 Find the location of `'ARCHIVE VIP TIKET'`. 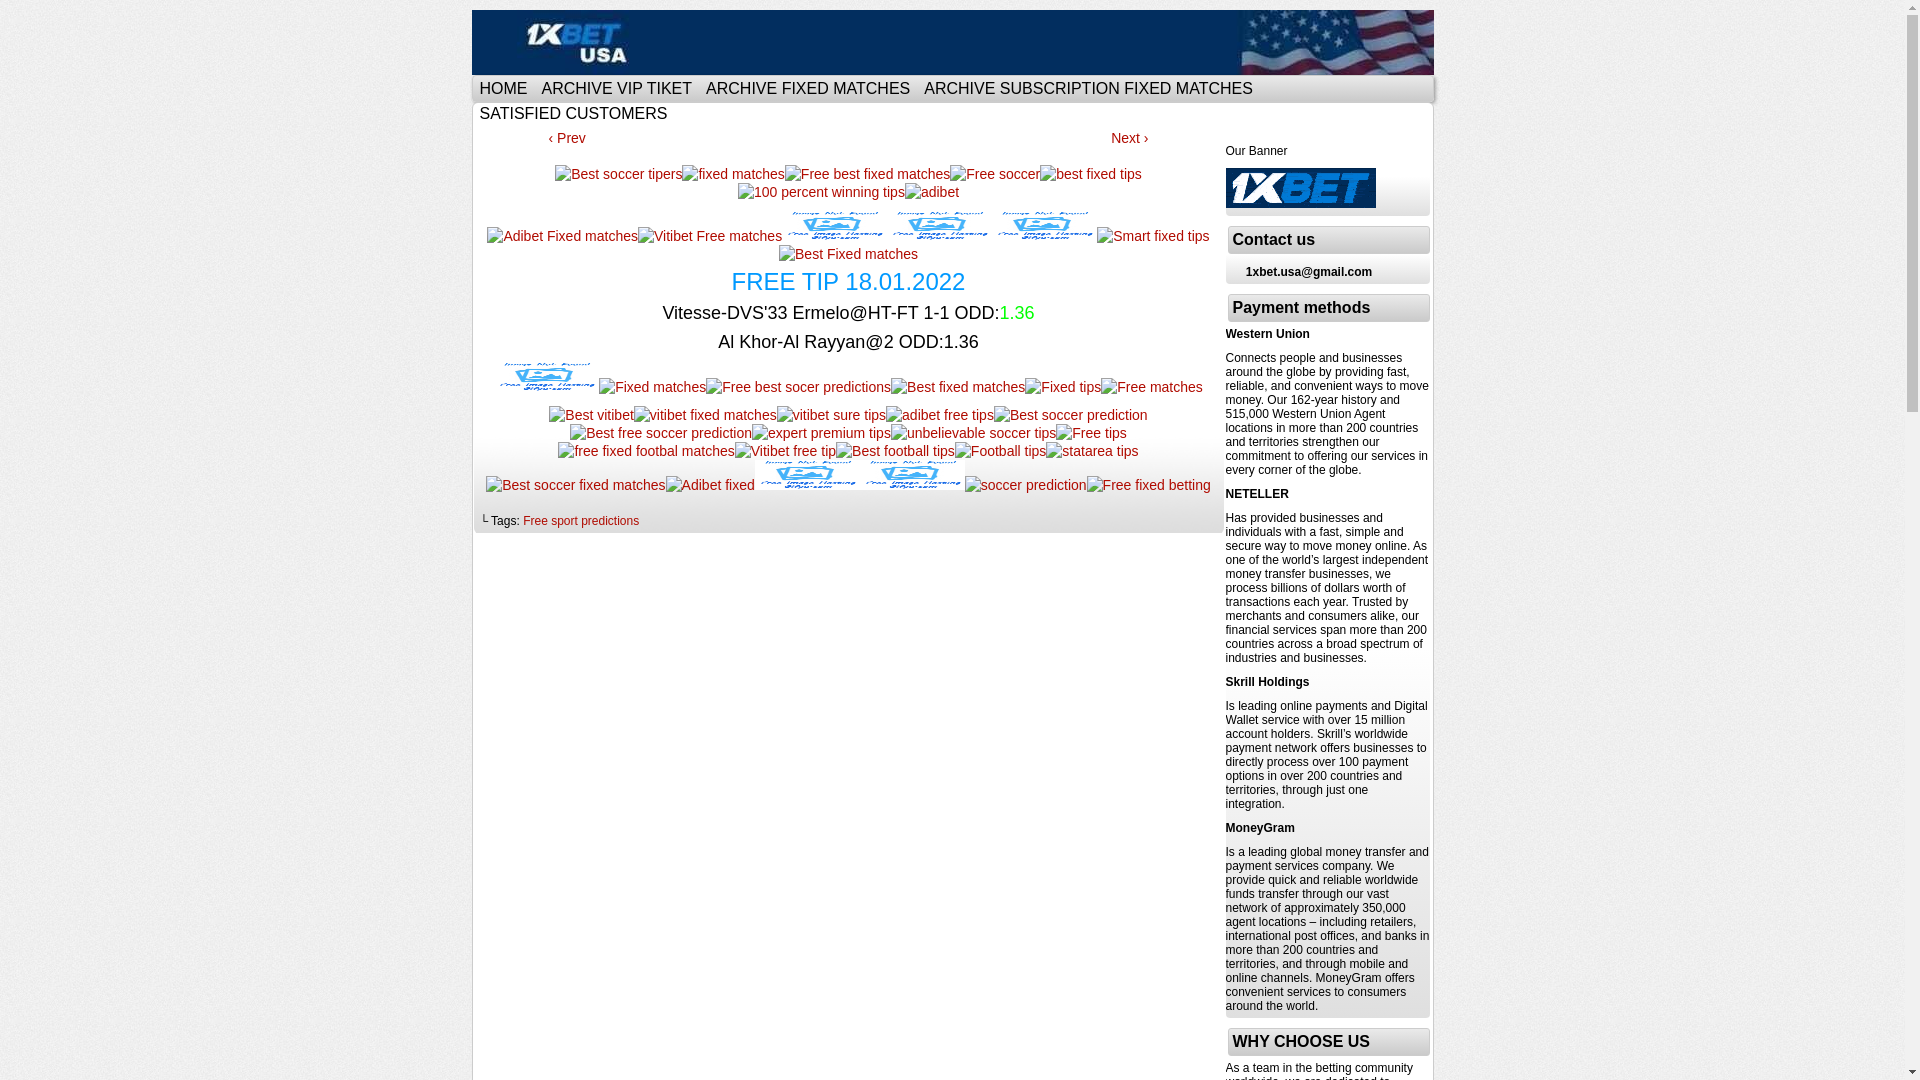

'ARCHIVE VIP TIKET' is located at coordinates (615, 87).